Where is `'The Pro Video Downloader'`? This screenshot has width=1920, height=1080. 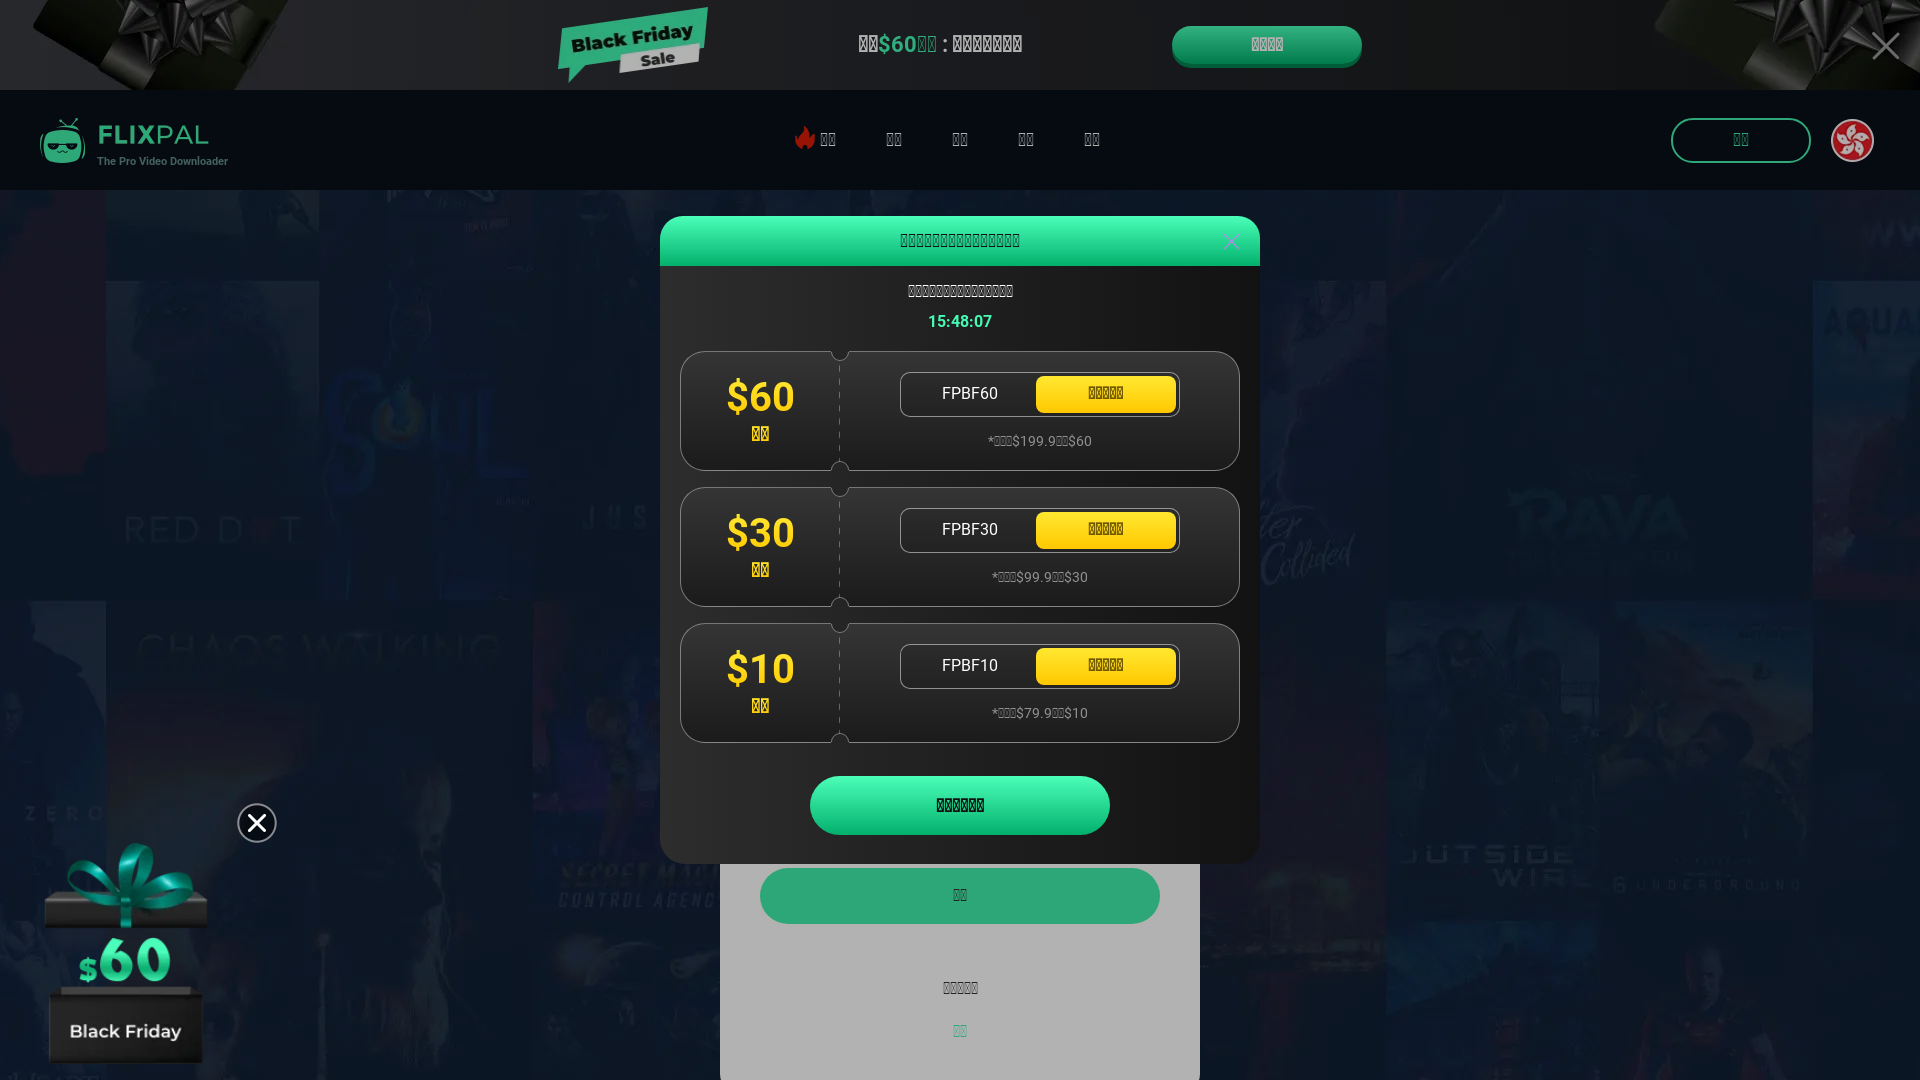
'The Pro Video Downloader' is located at coordinates (128, 138).